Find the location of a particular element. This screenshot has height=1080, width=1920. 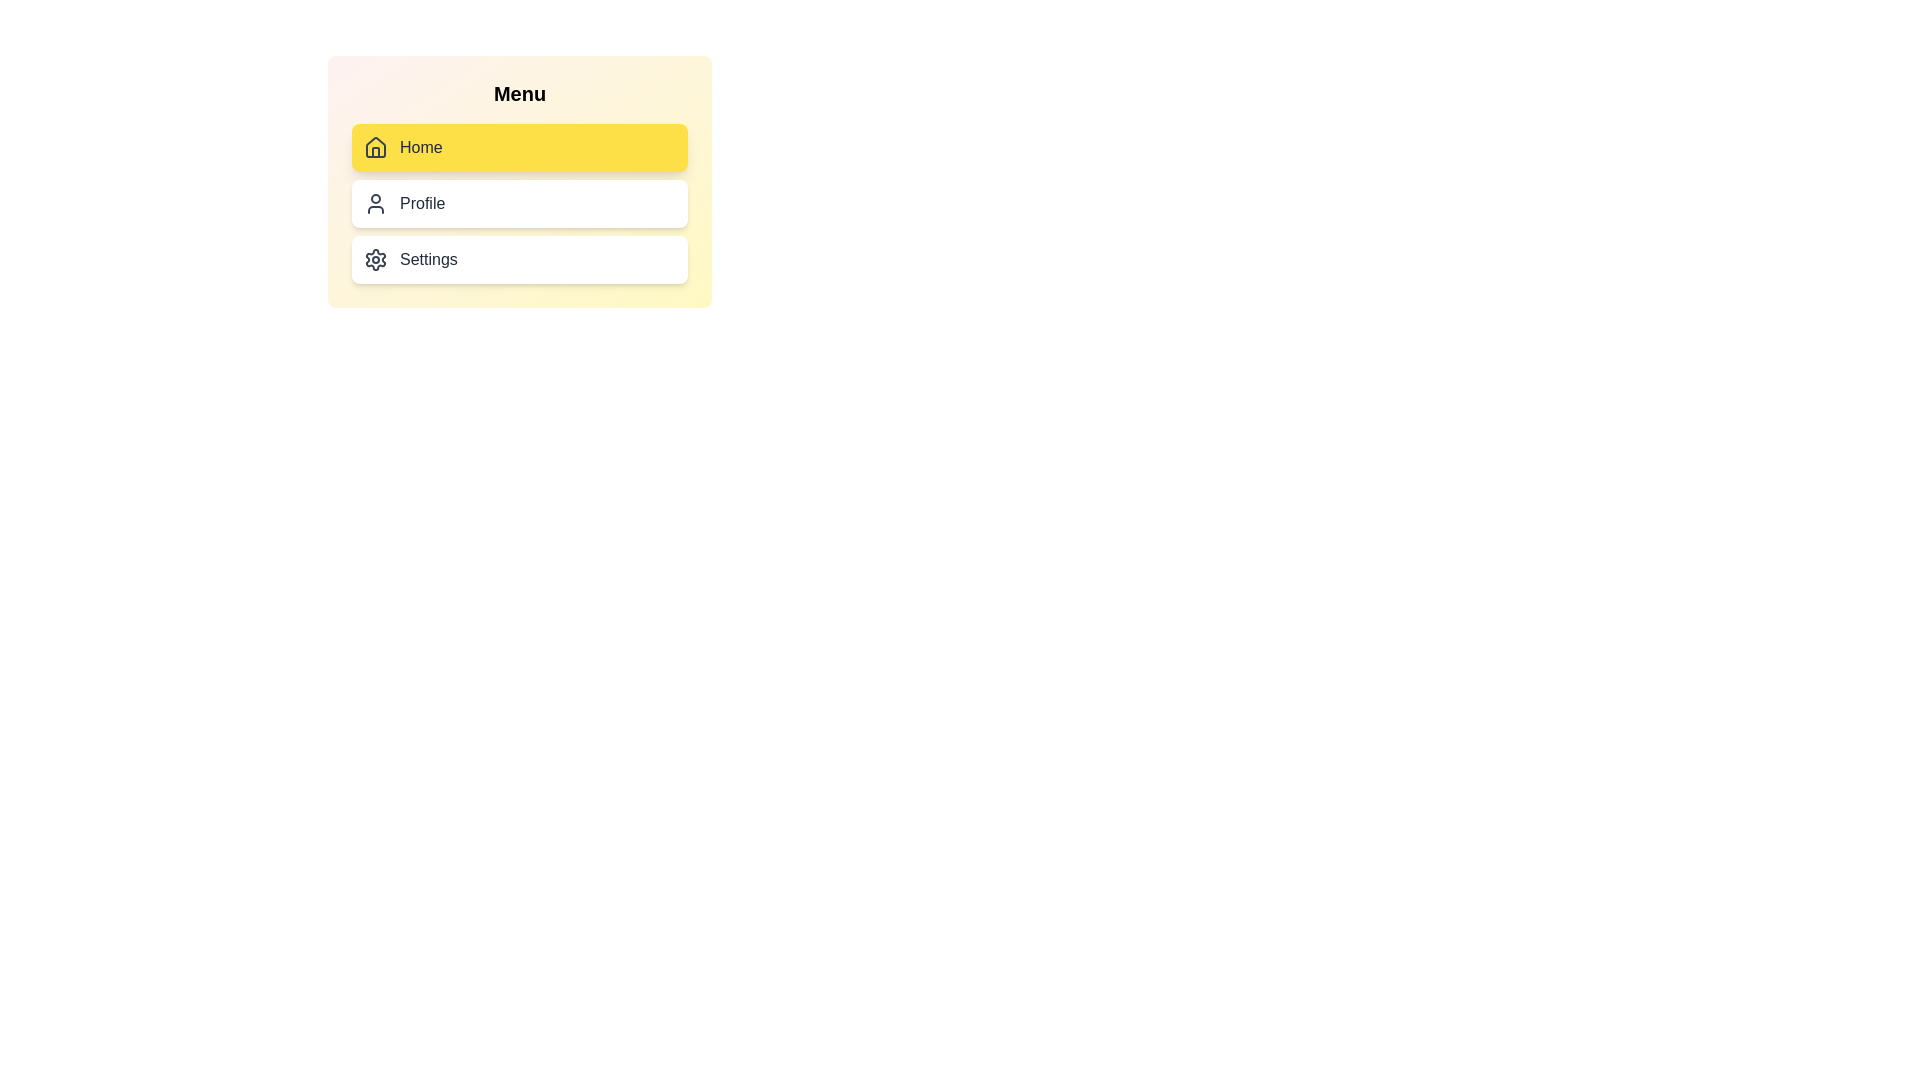

the navigation menu item Home by clicking on it is located at coordinates (519, 146).